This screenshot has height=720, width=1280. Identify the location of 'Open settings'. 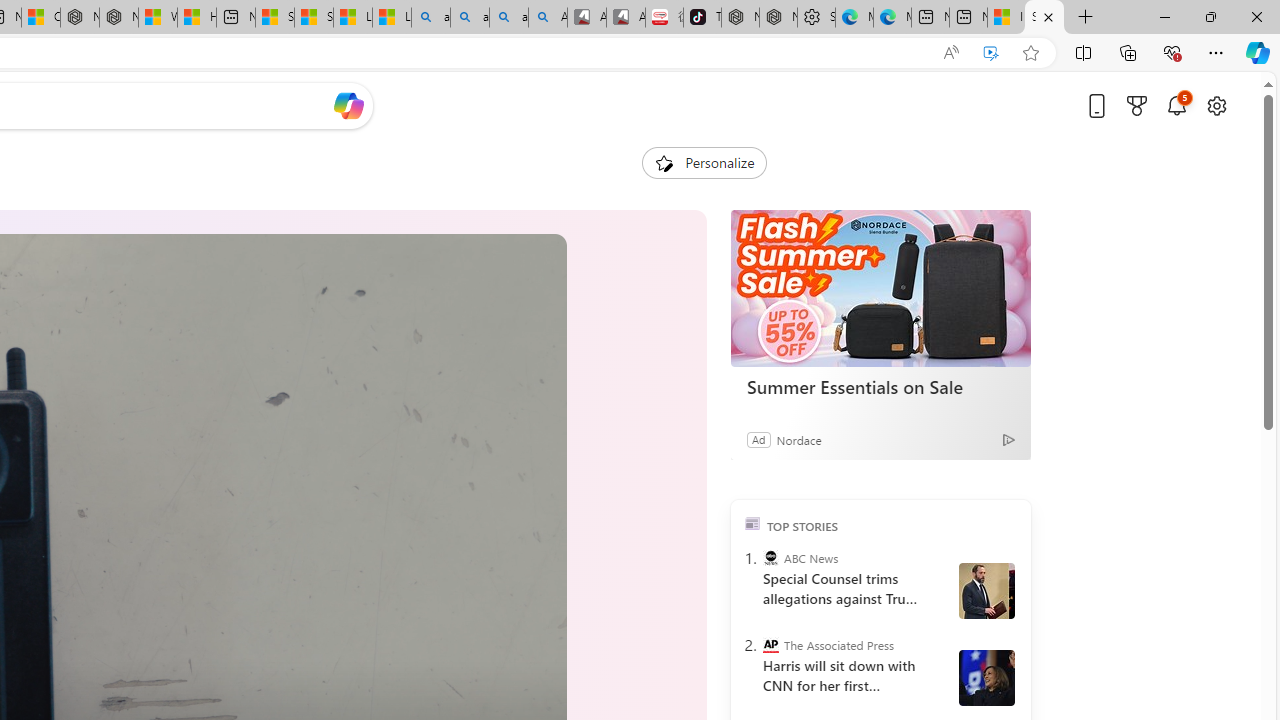
(1215, 105).